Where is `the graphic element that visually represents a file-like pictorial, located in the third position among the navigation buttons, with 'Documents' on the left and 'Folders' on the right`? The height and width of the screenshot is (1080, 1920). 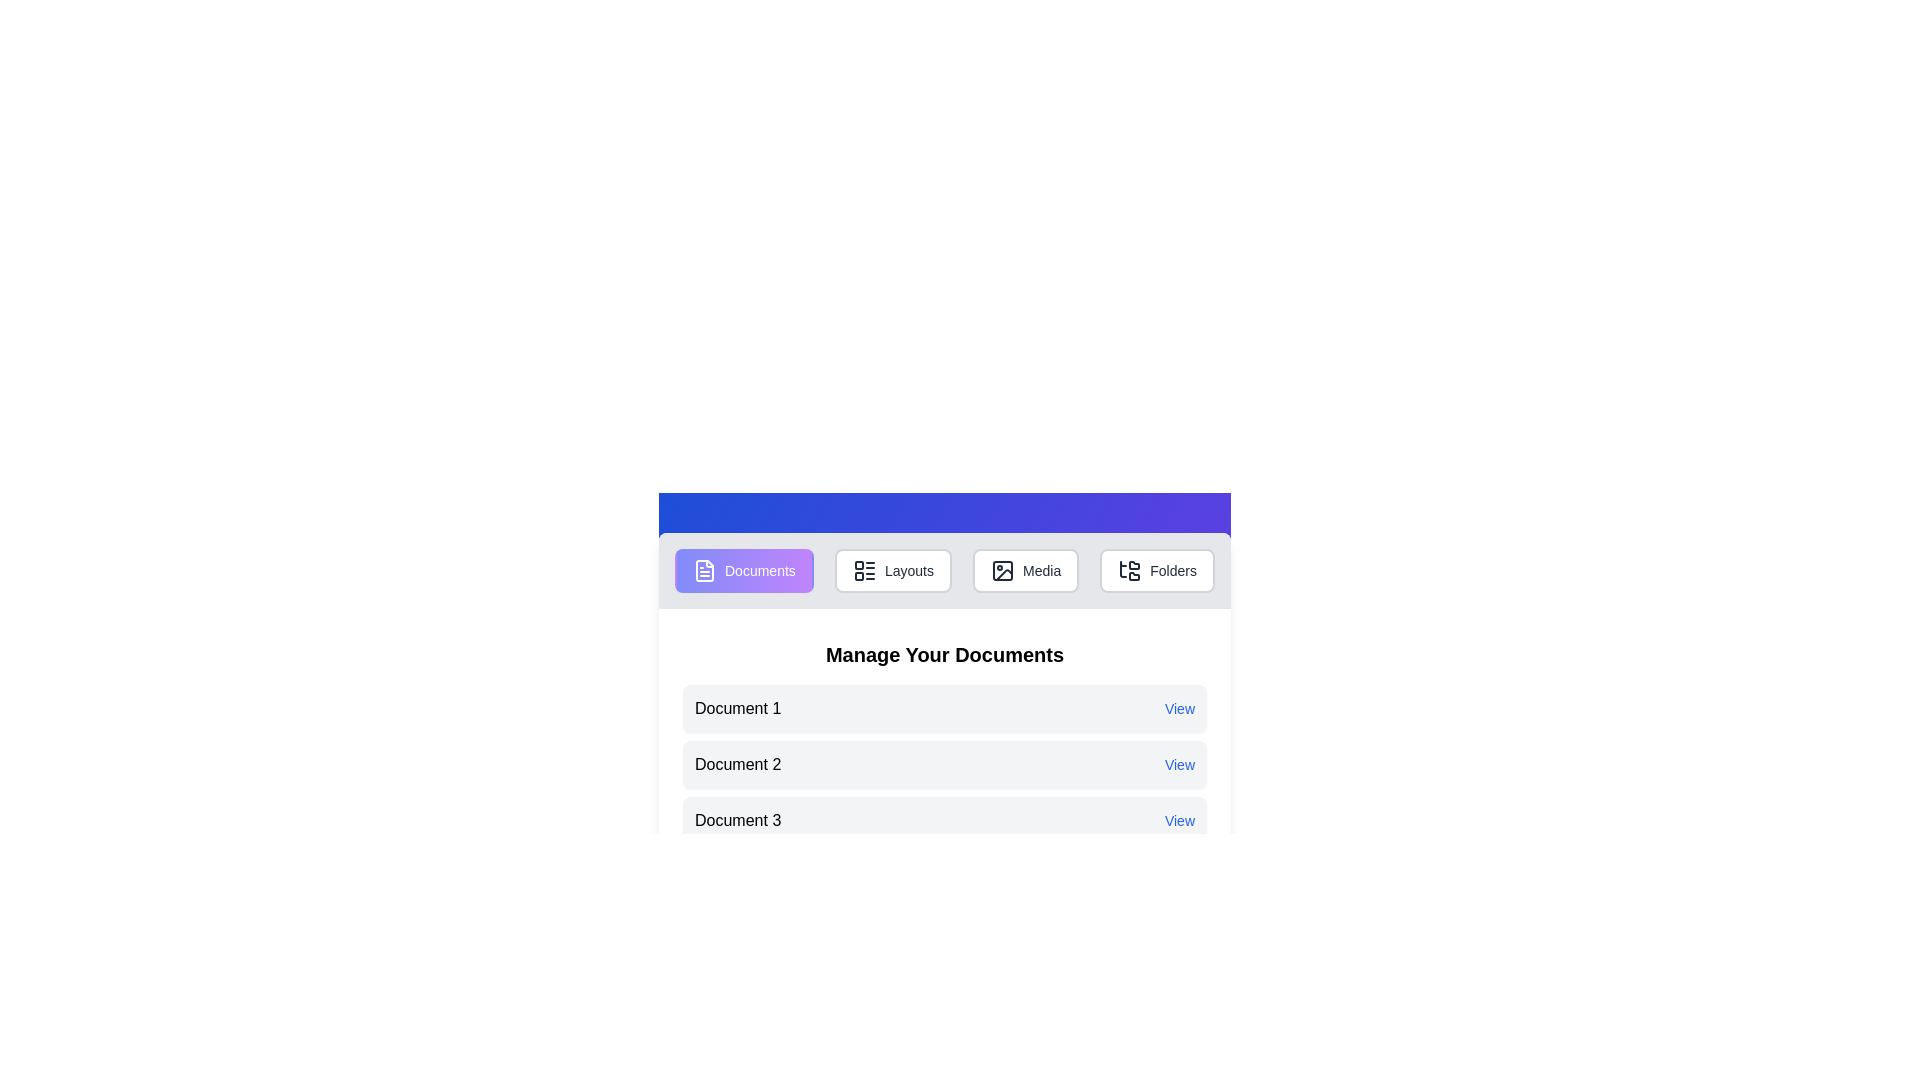
the graphic element that visually represents a file-like pictorial, located in the third position among the navigation buttons, with 'Documents' on the left and 'Folders' on the right is located at coordinates (1003, 570).